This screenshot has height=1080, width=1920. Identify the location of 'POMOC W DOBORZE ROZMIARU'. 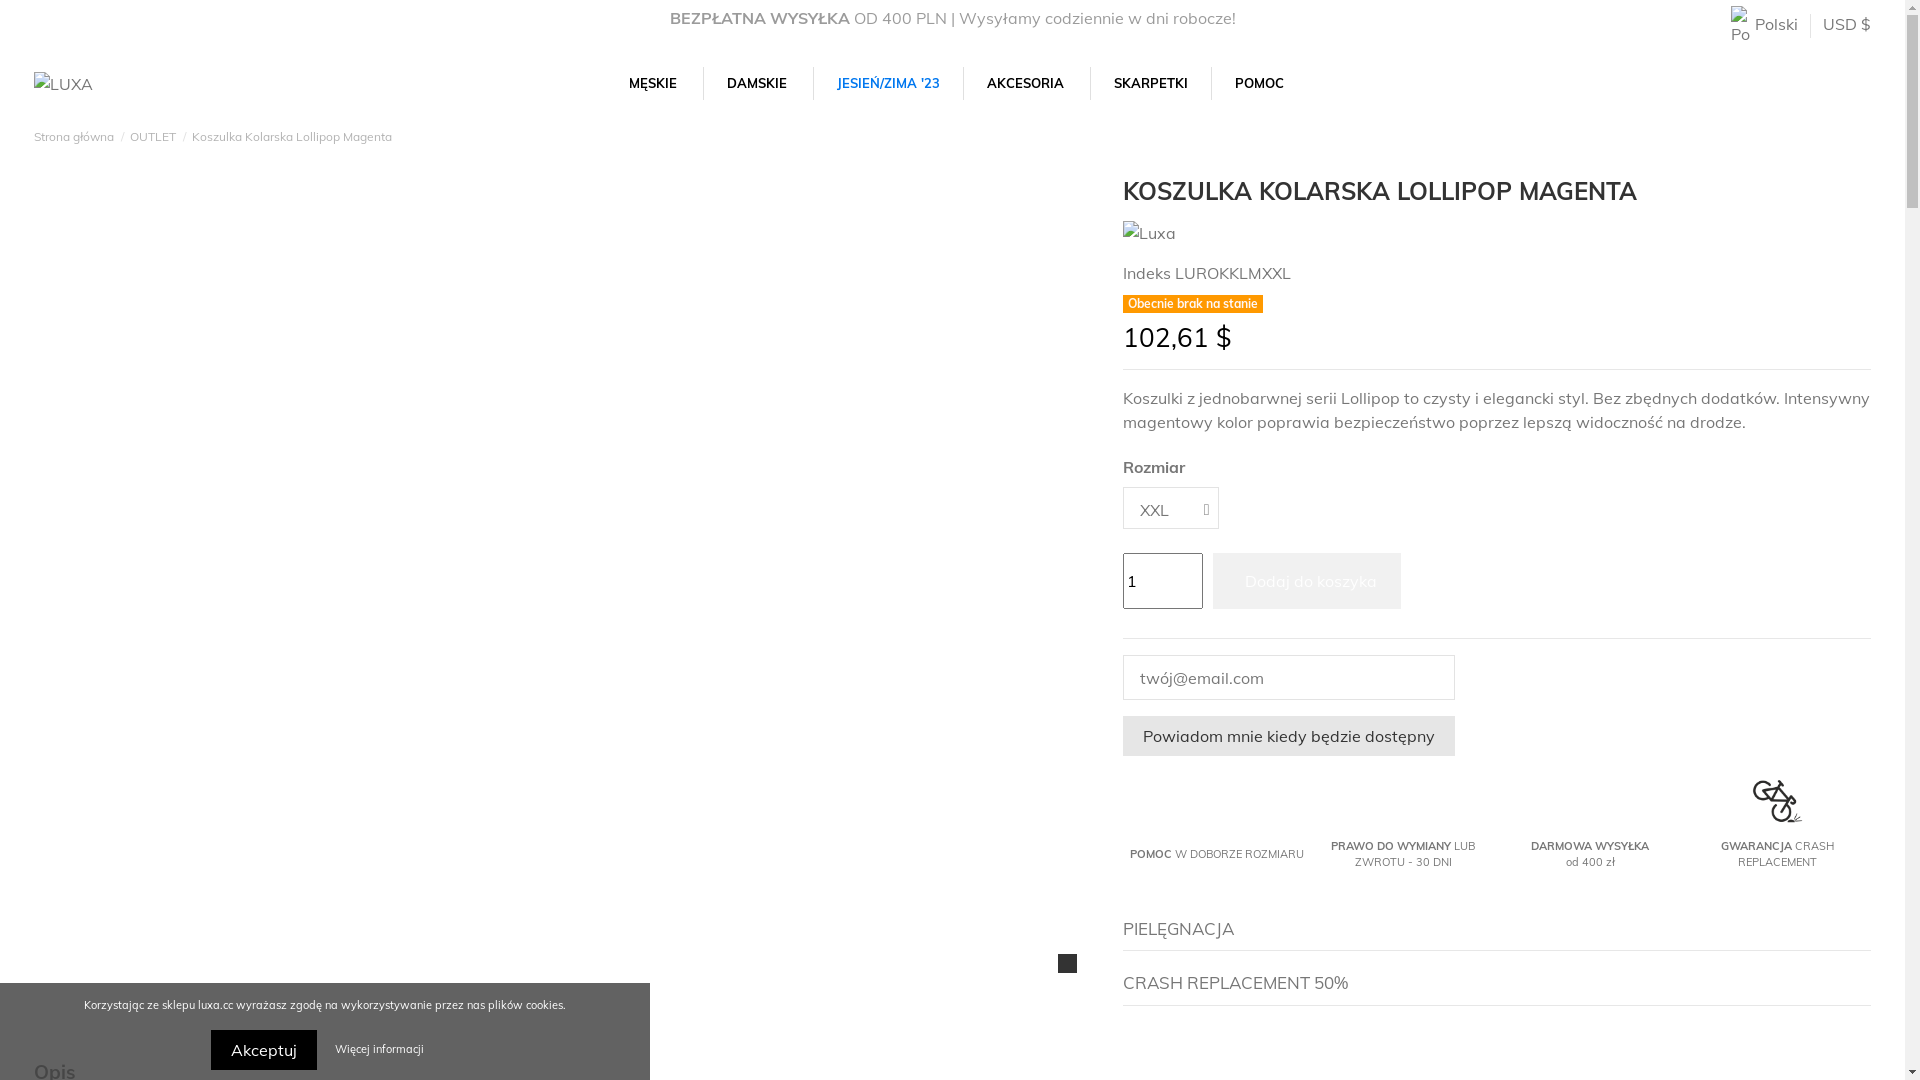
(1216, 853).